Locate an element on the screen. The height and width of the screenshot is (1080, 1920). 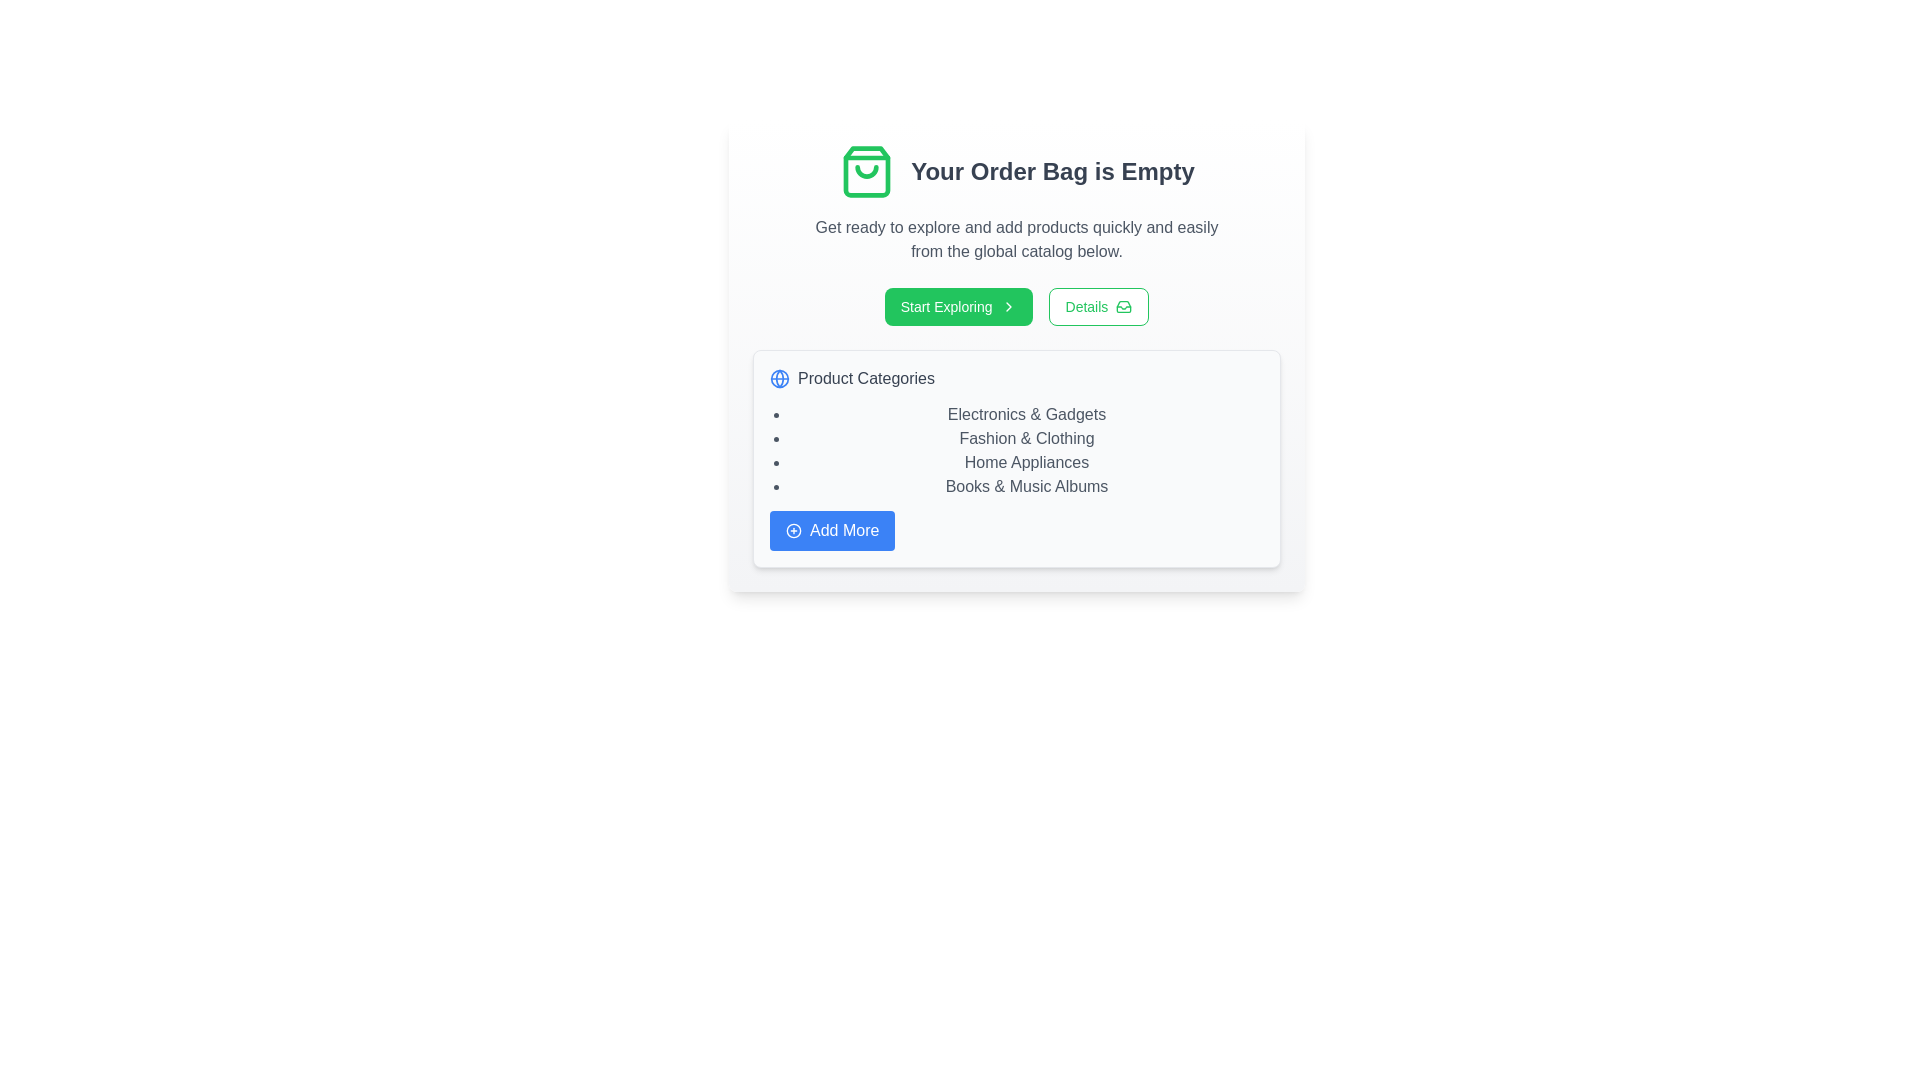
guiding text located beneath the heading 'Your Order Bag is Empty,' which provides information on exploring and adding products from a catalog is located at coordinates (1017, 238).